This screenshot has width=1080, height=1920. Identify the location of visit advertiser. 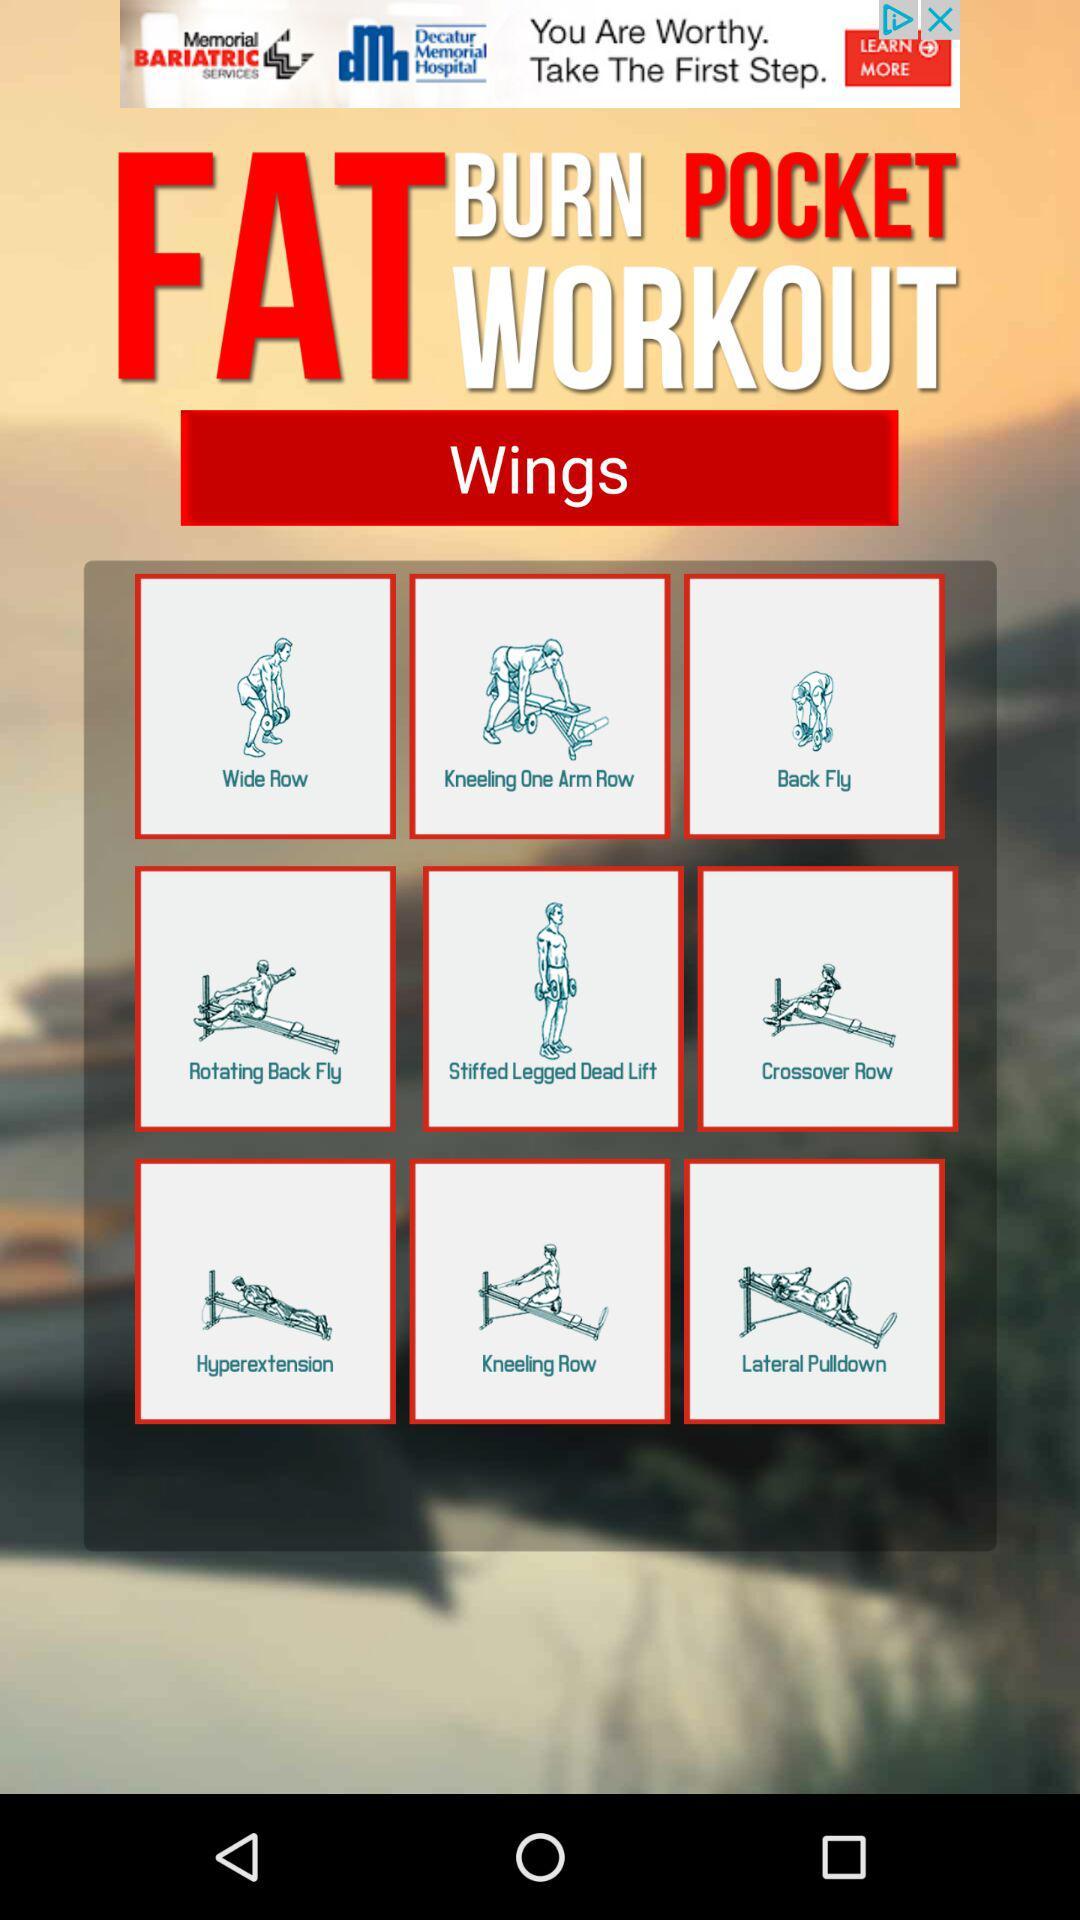
(540, 65).